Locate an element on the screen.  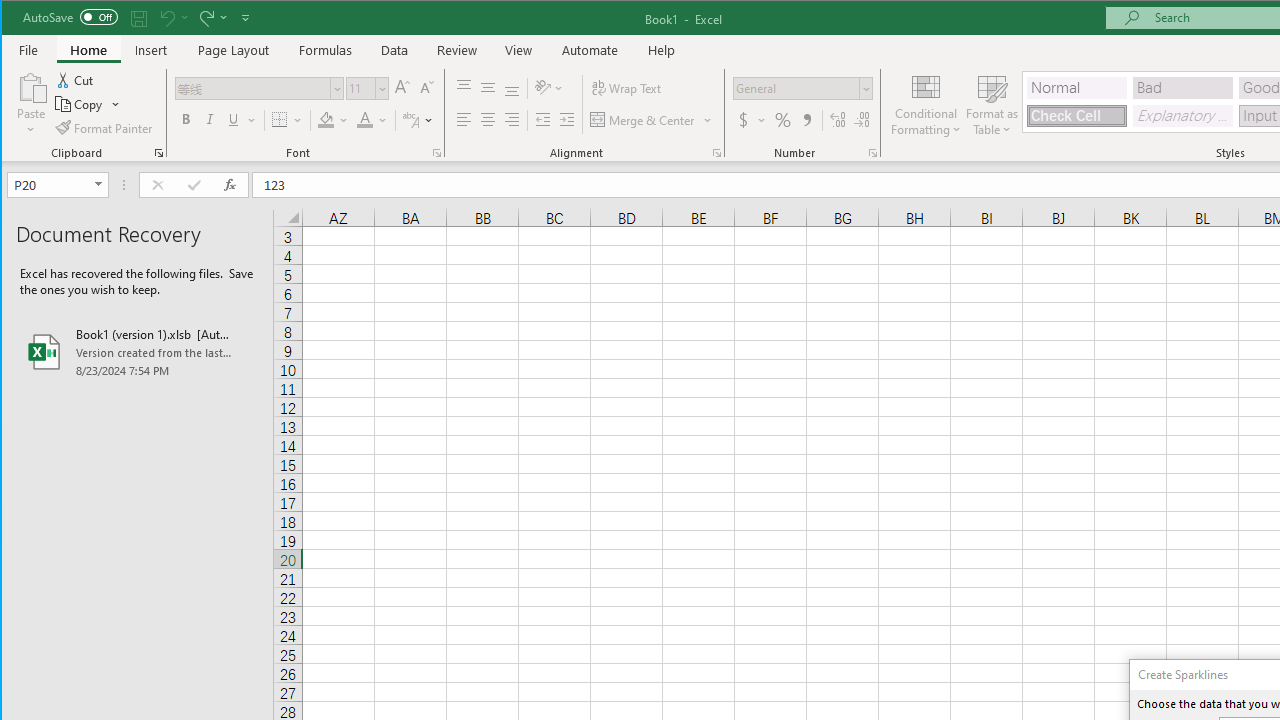
'Italic' is located at coordinates (209, 120).